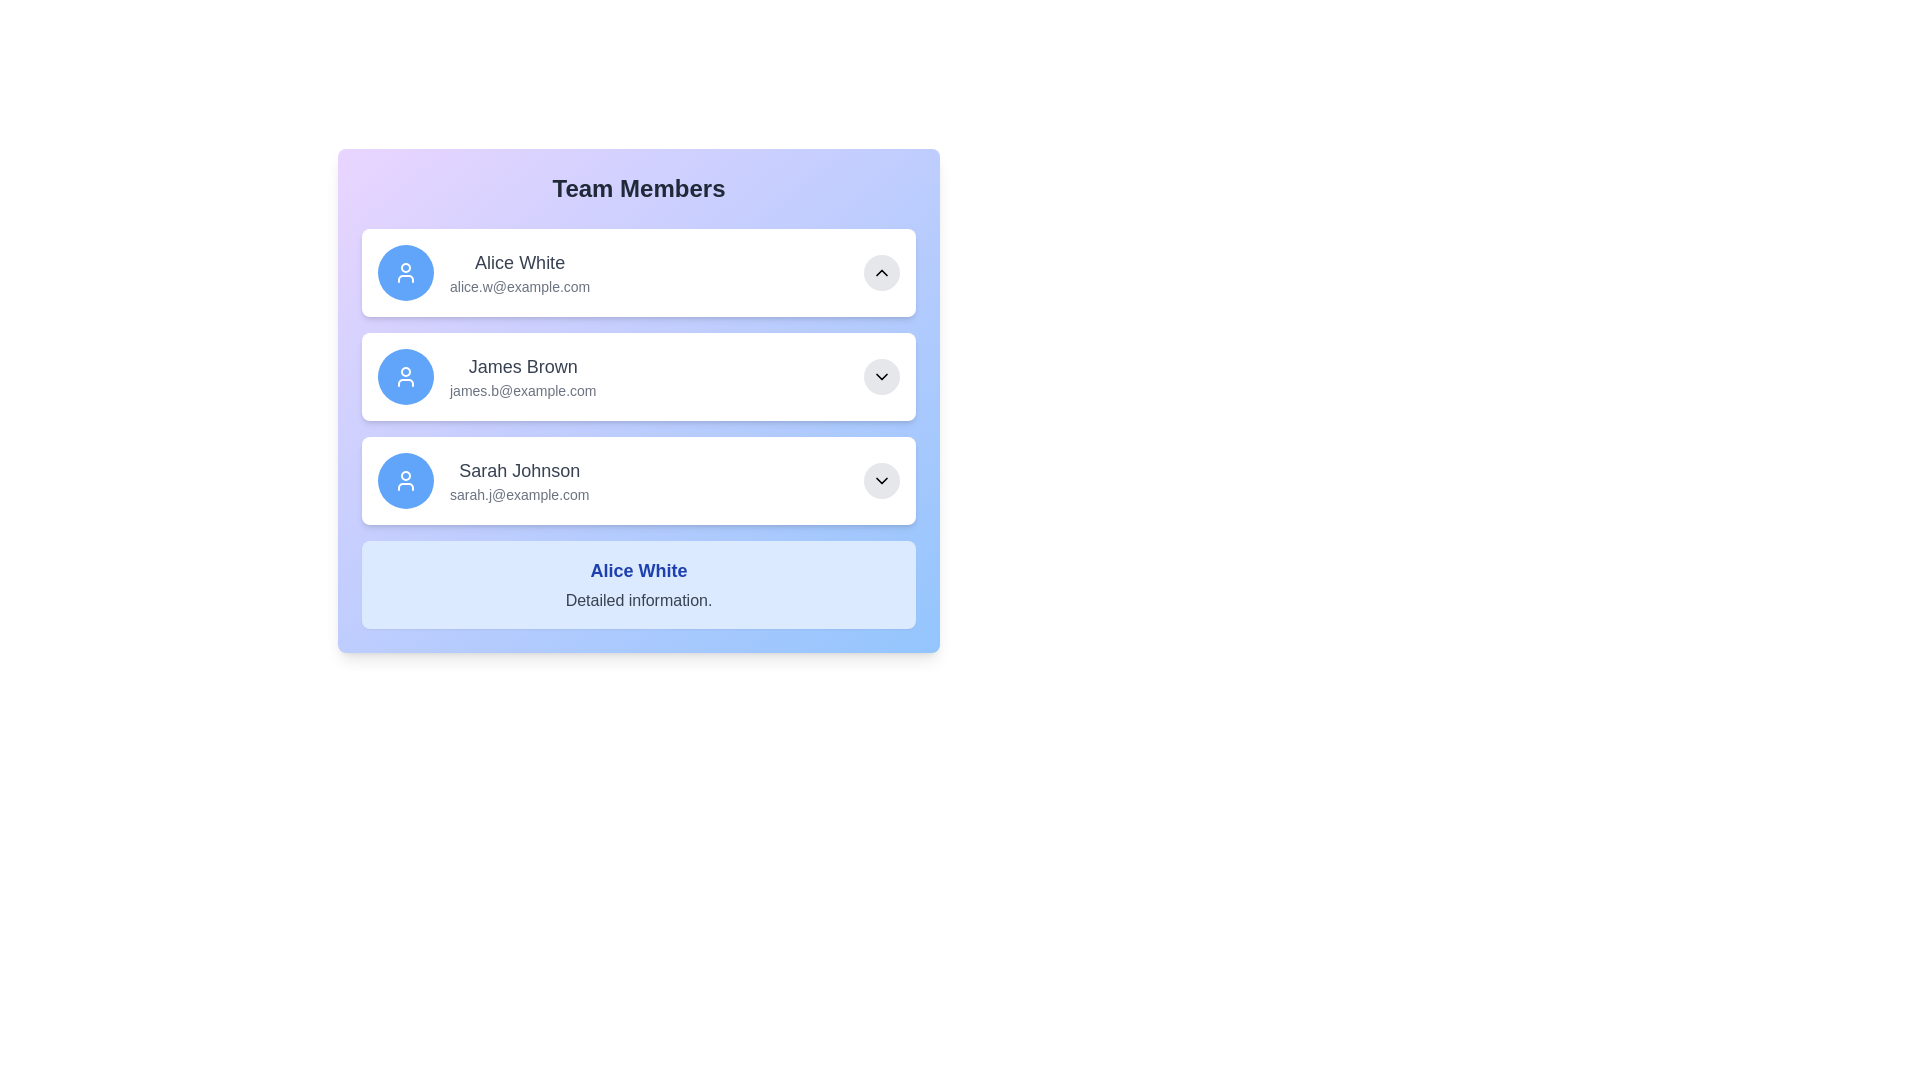 The height and width of the screenshot is (1080, 1920). Describe the element at coordinates (519, 481) in the screenshot. I see `the text content block displaying 'Sarah Johnson' and 'sarah.j@example.com', which is the third entry in the team members list` at that location.